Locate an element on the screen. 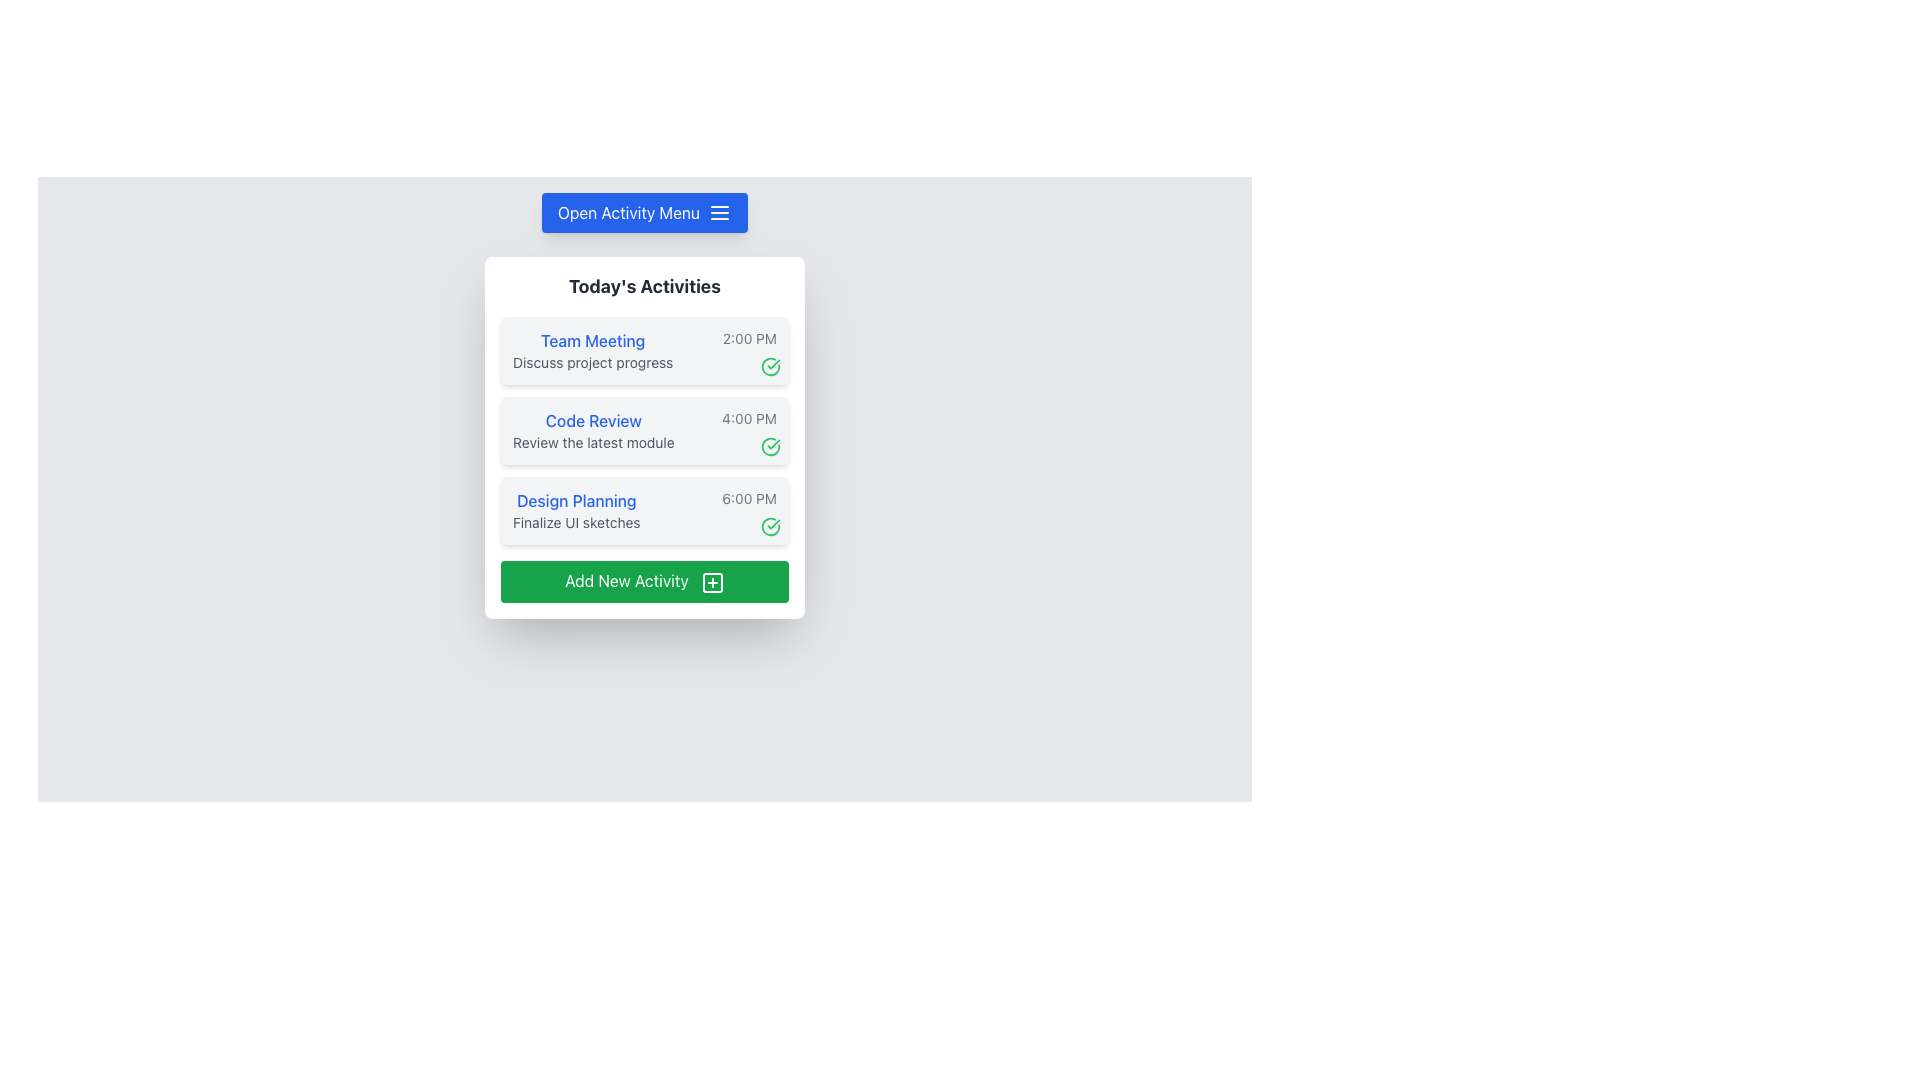 The image size is (1920, 1080). the icon indicating the successful or completed status of the associated activity within the 'Code Review' activity card, located at the bottom-right corner is located at coordinates (770, 446).